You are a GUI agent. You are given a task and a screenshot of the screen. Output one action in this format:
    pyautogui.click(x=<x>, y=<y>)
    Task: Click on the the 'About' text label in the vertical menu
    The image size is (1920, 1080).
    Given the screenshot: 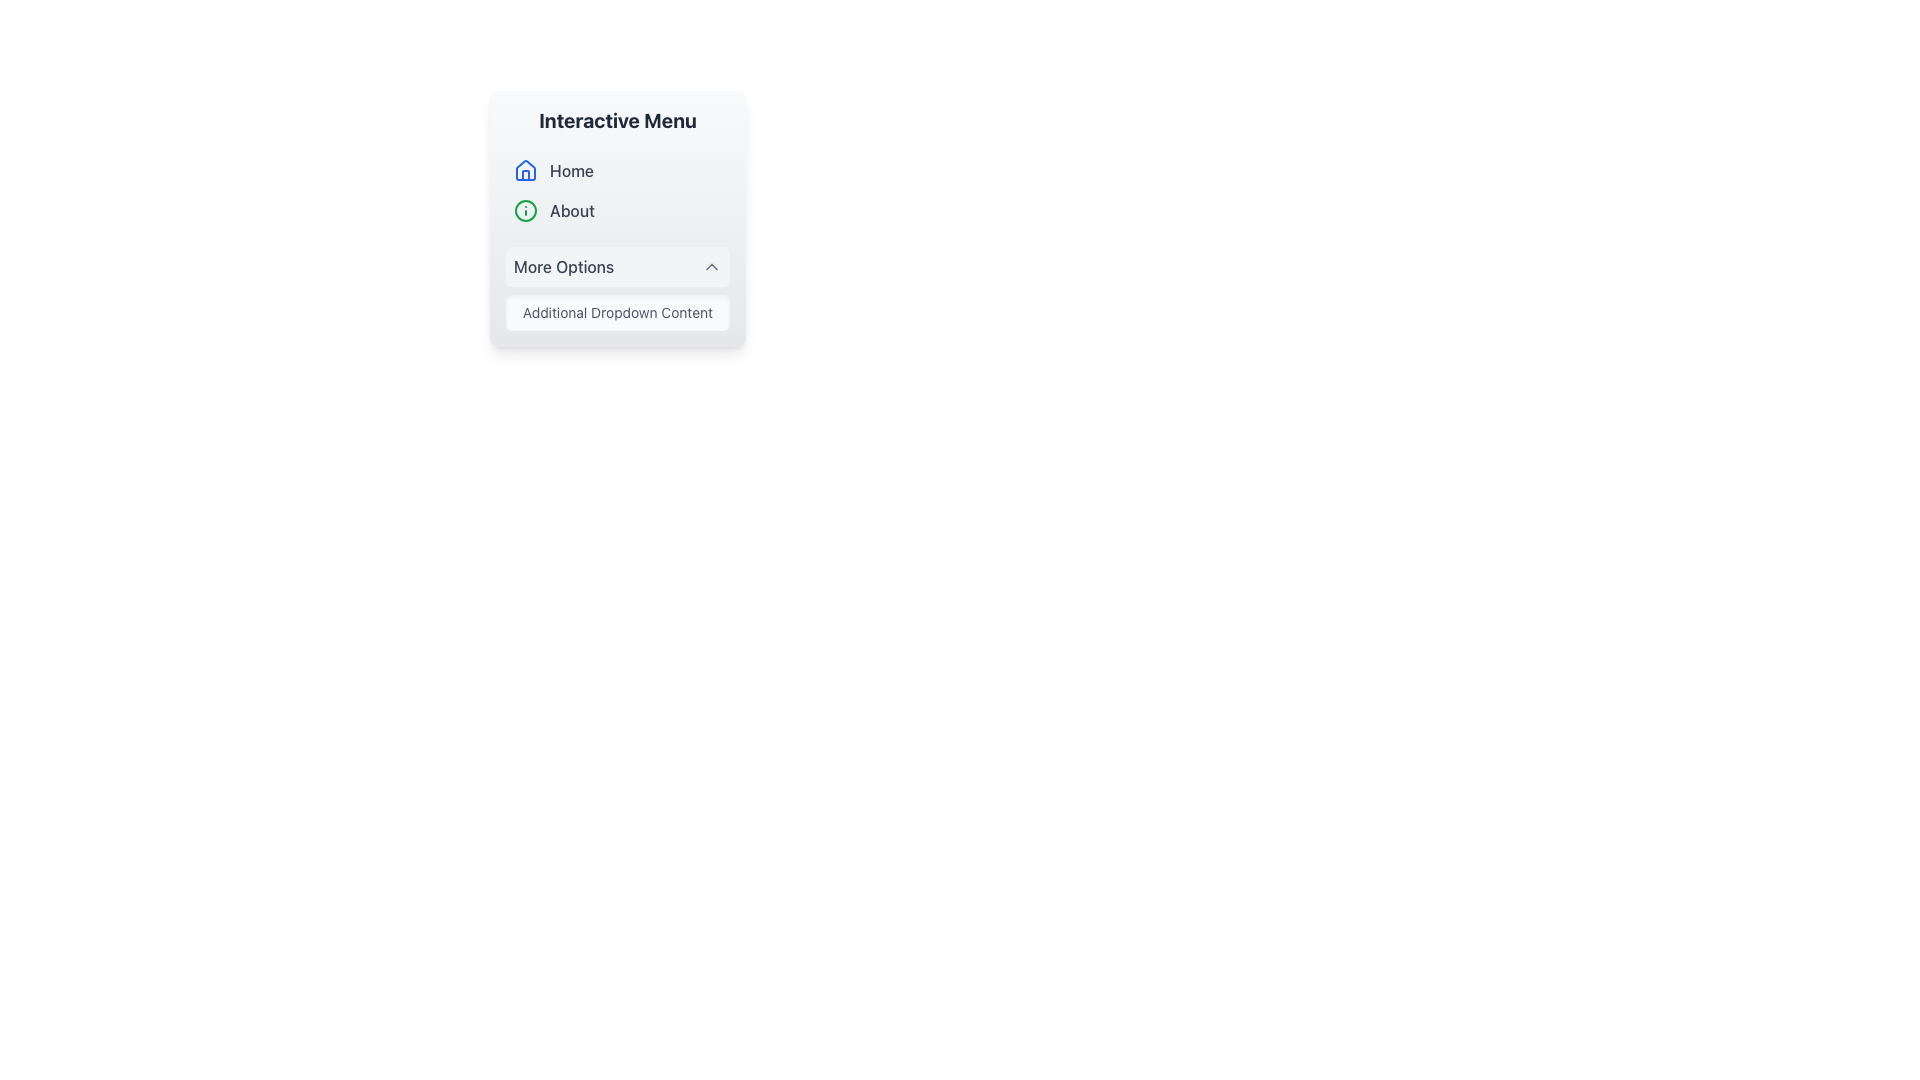 What is the action you would take?
    pyautogui.click(x=571, y=211)
    